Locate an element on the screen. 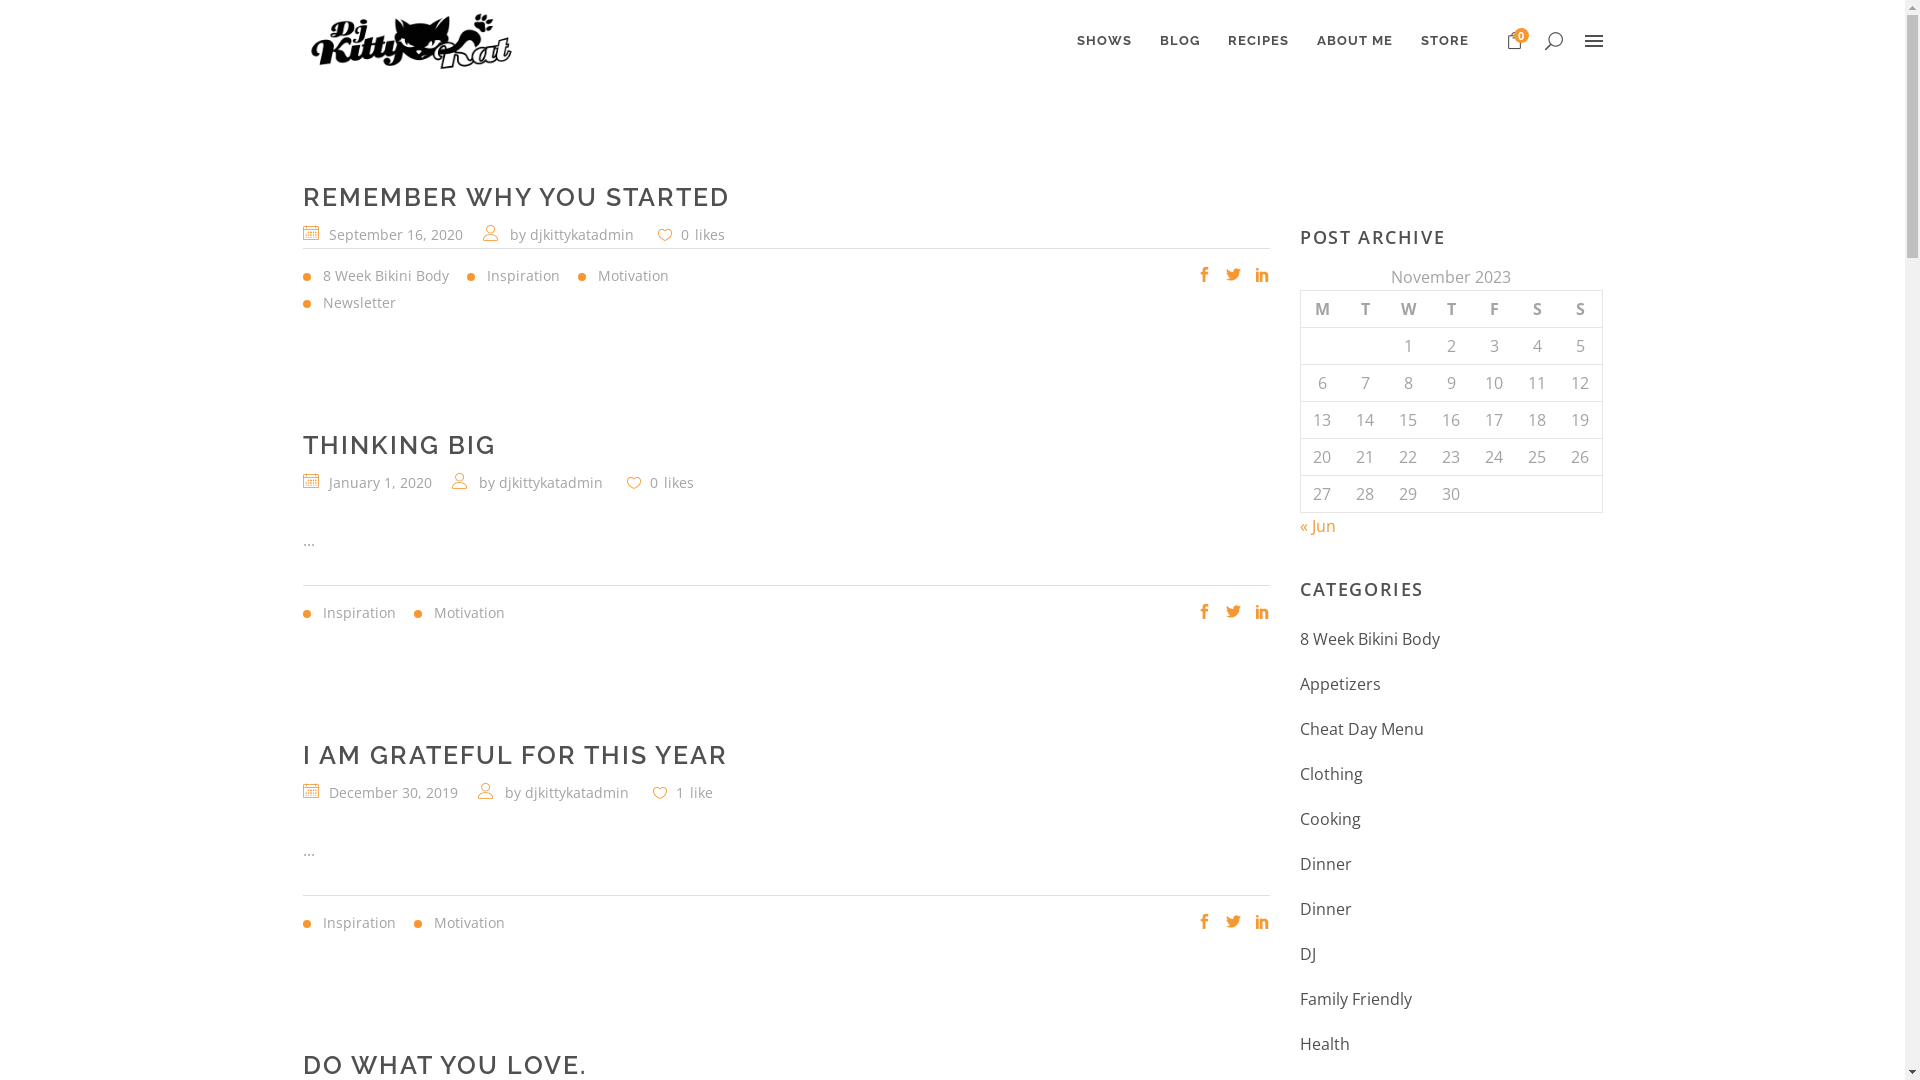  'Newsletter' is located at coordinates (301, 303).